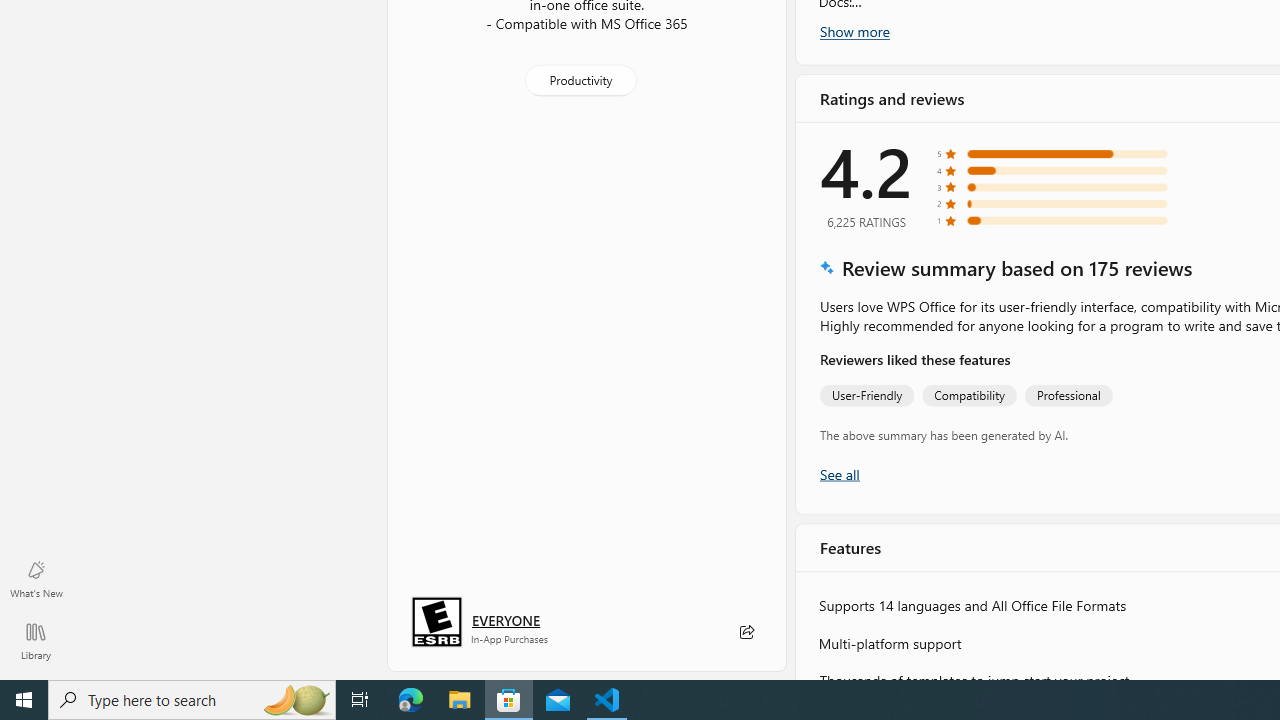 This screenshot has height=720, width=1280. I want to click on 'Show all ratings and reviews', so click(839, 473).